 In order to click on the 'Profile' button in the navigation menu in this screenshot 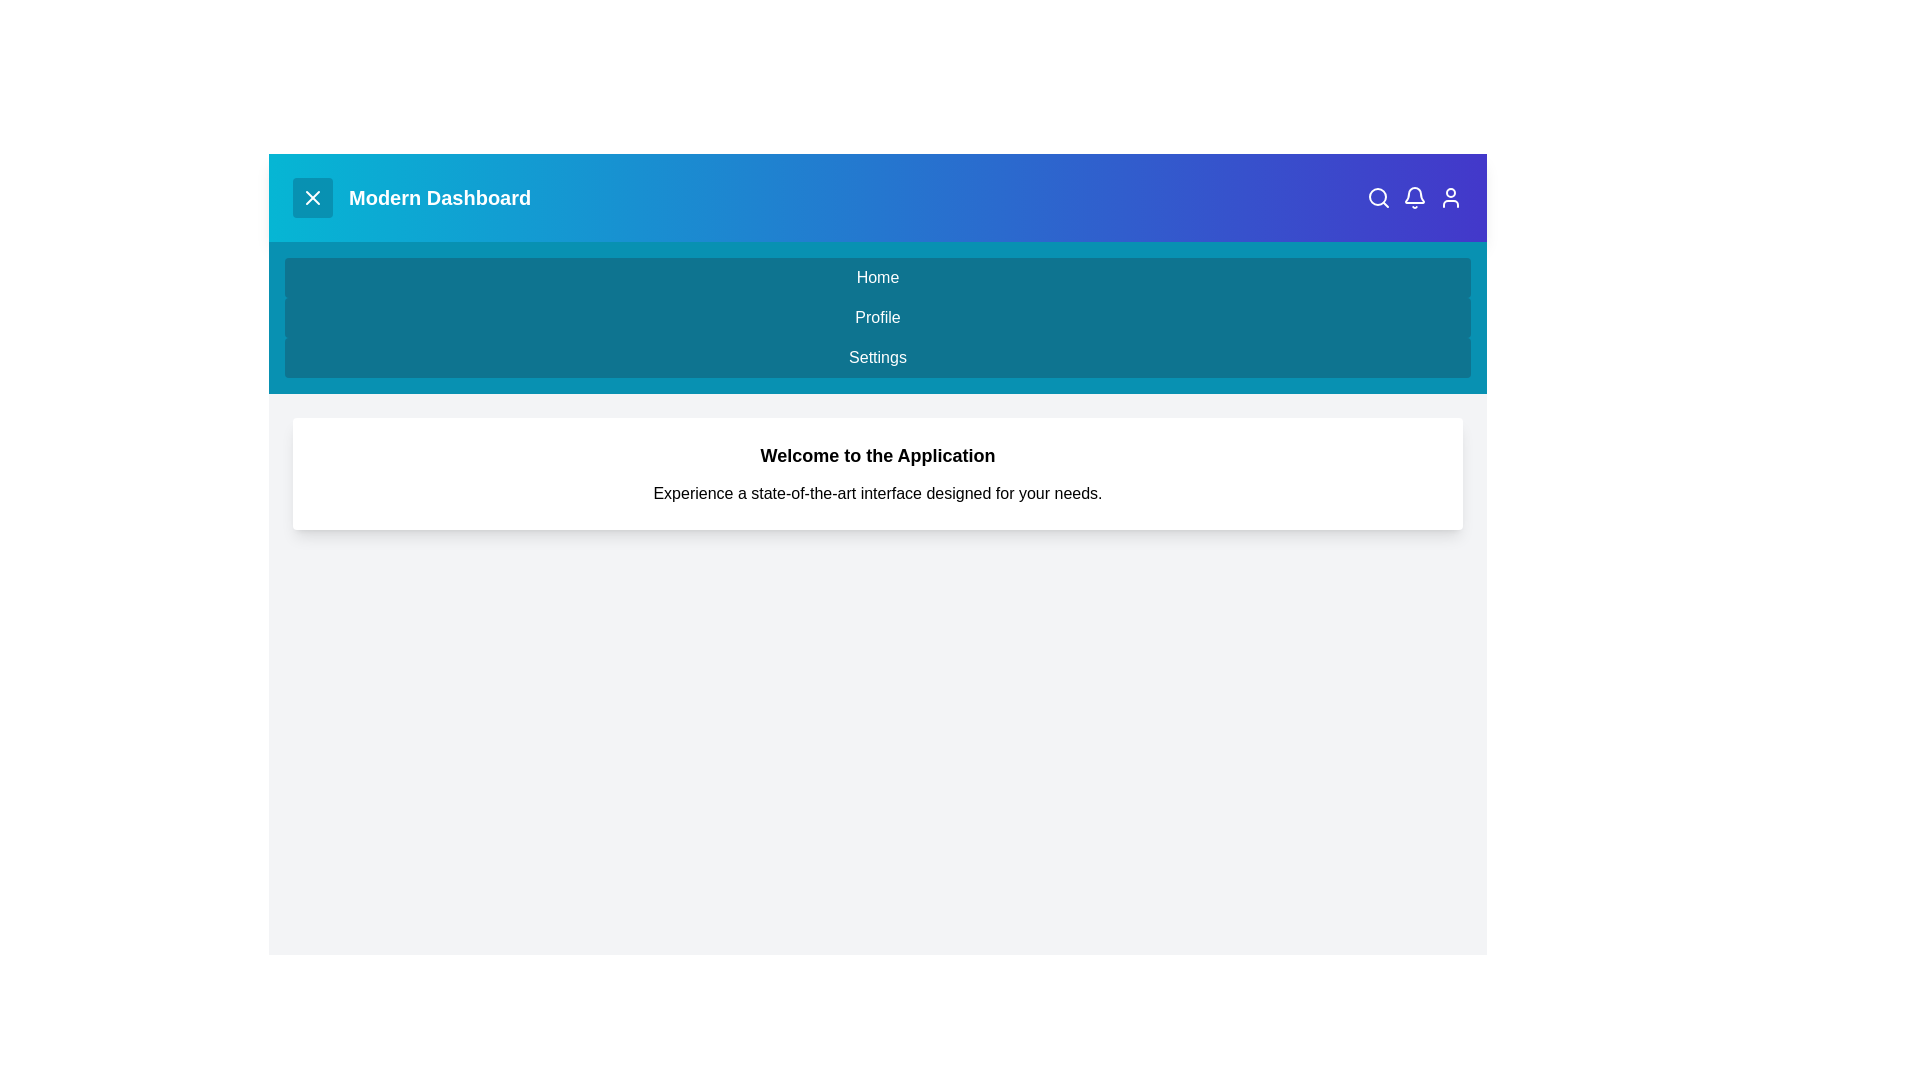, I will do `click(878, 316)`.